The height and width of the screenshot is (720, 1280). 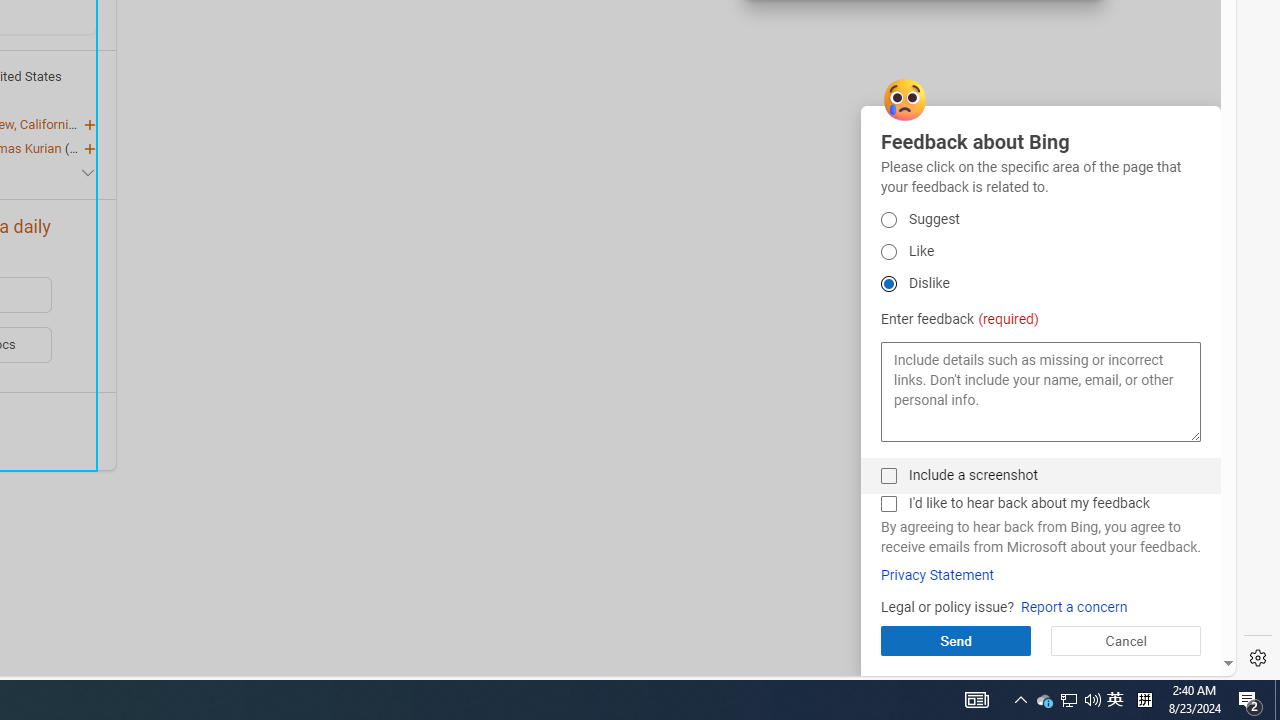 What do you see at coordinates (1067, 698) in the screenshot?
I see `'User Promoted Notification Area'` at bounding box center [1067, 698].